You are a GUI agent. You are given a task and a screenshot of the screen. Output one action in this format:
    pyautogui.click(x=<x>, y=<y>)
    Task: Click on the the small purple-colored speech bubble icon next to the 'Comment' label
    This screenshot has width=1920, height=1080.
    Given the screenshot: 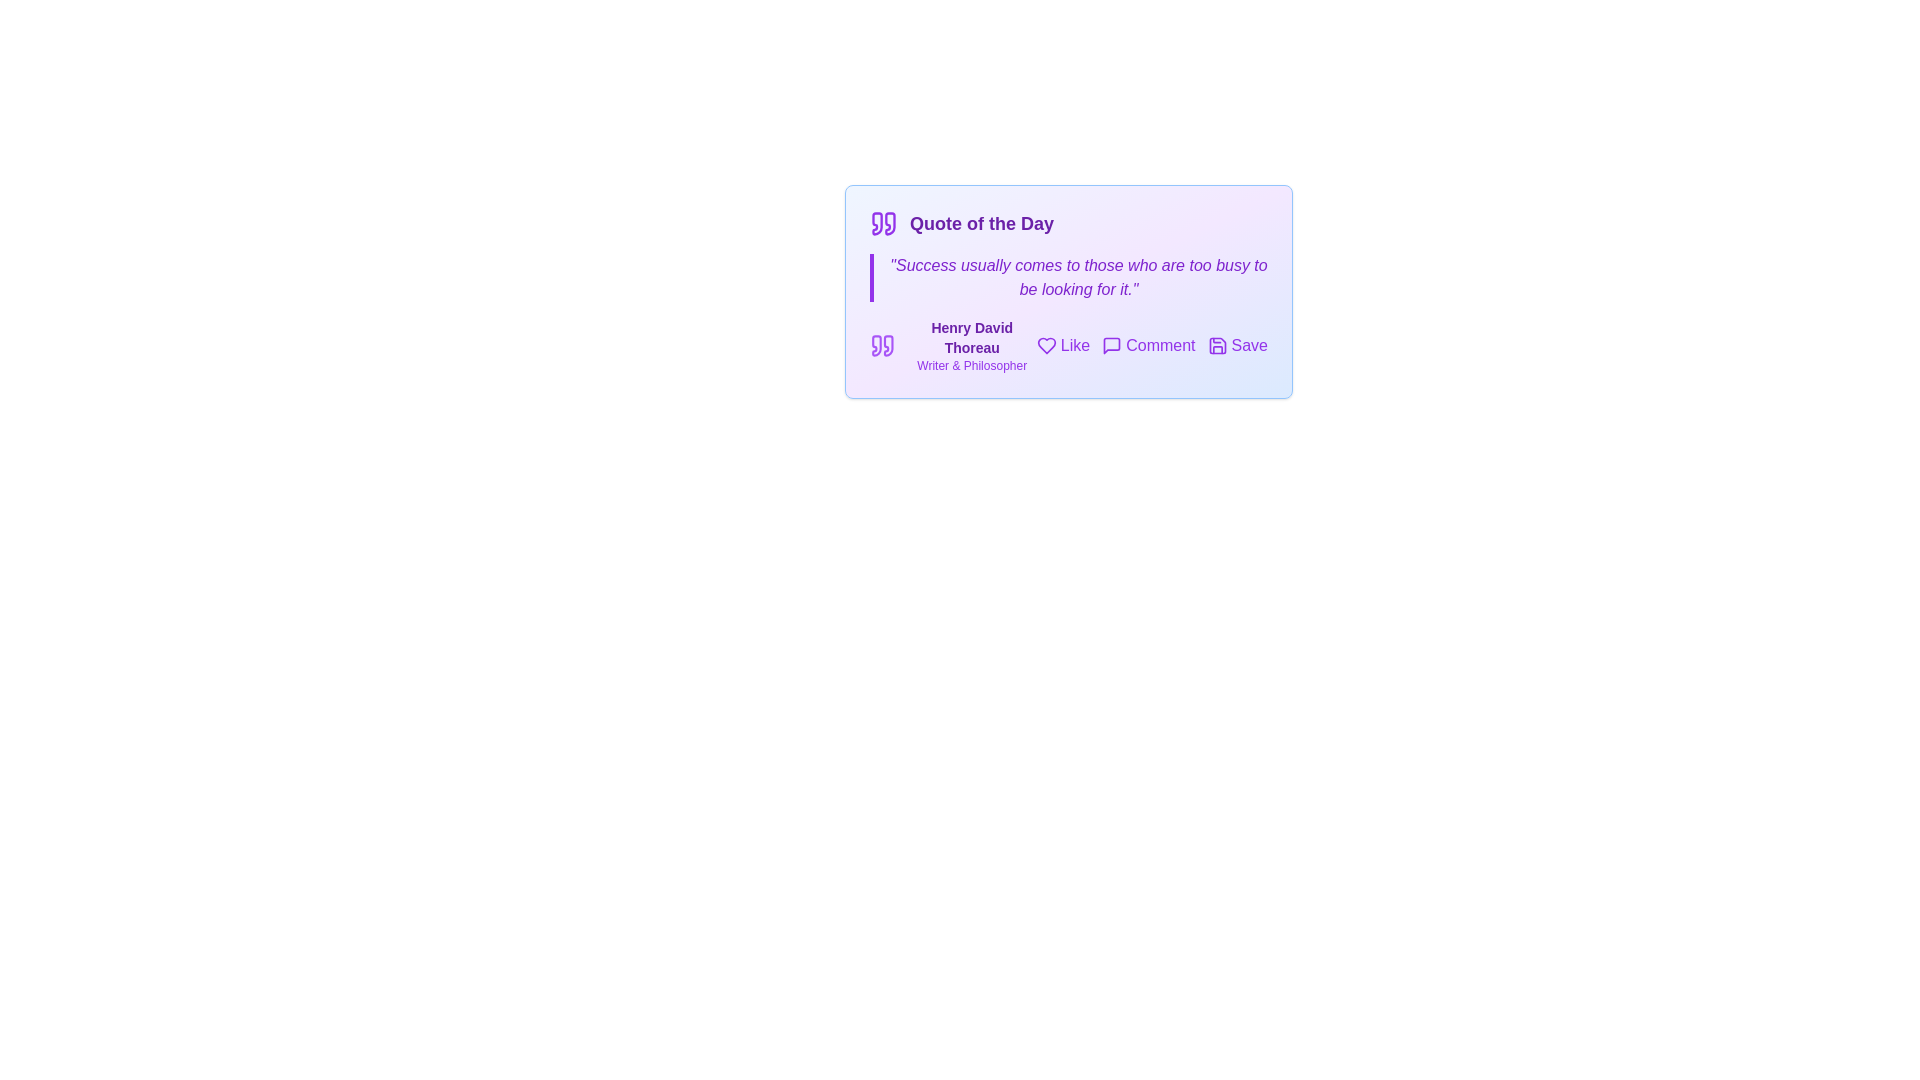 What is the action you would take?
    pyautogui.click(x=1111, y=345)
    